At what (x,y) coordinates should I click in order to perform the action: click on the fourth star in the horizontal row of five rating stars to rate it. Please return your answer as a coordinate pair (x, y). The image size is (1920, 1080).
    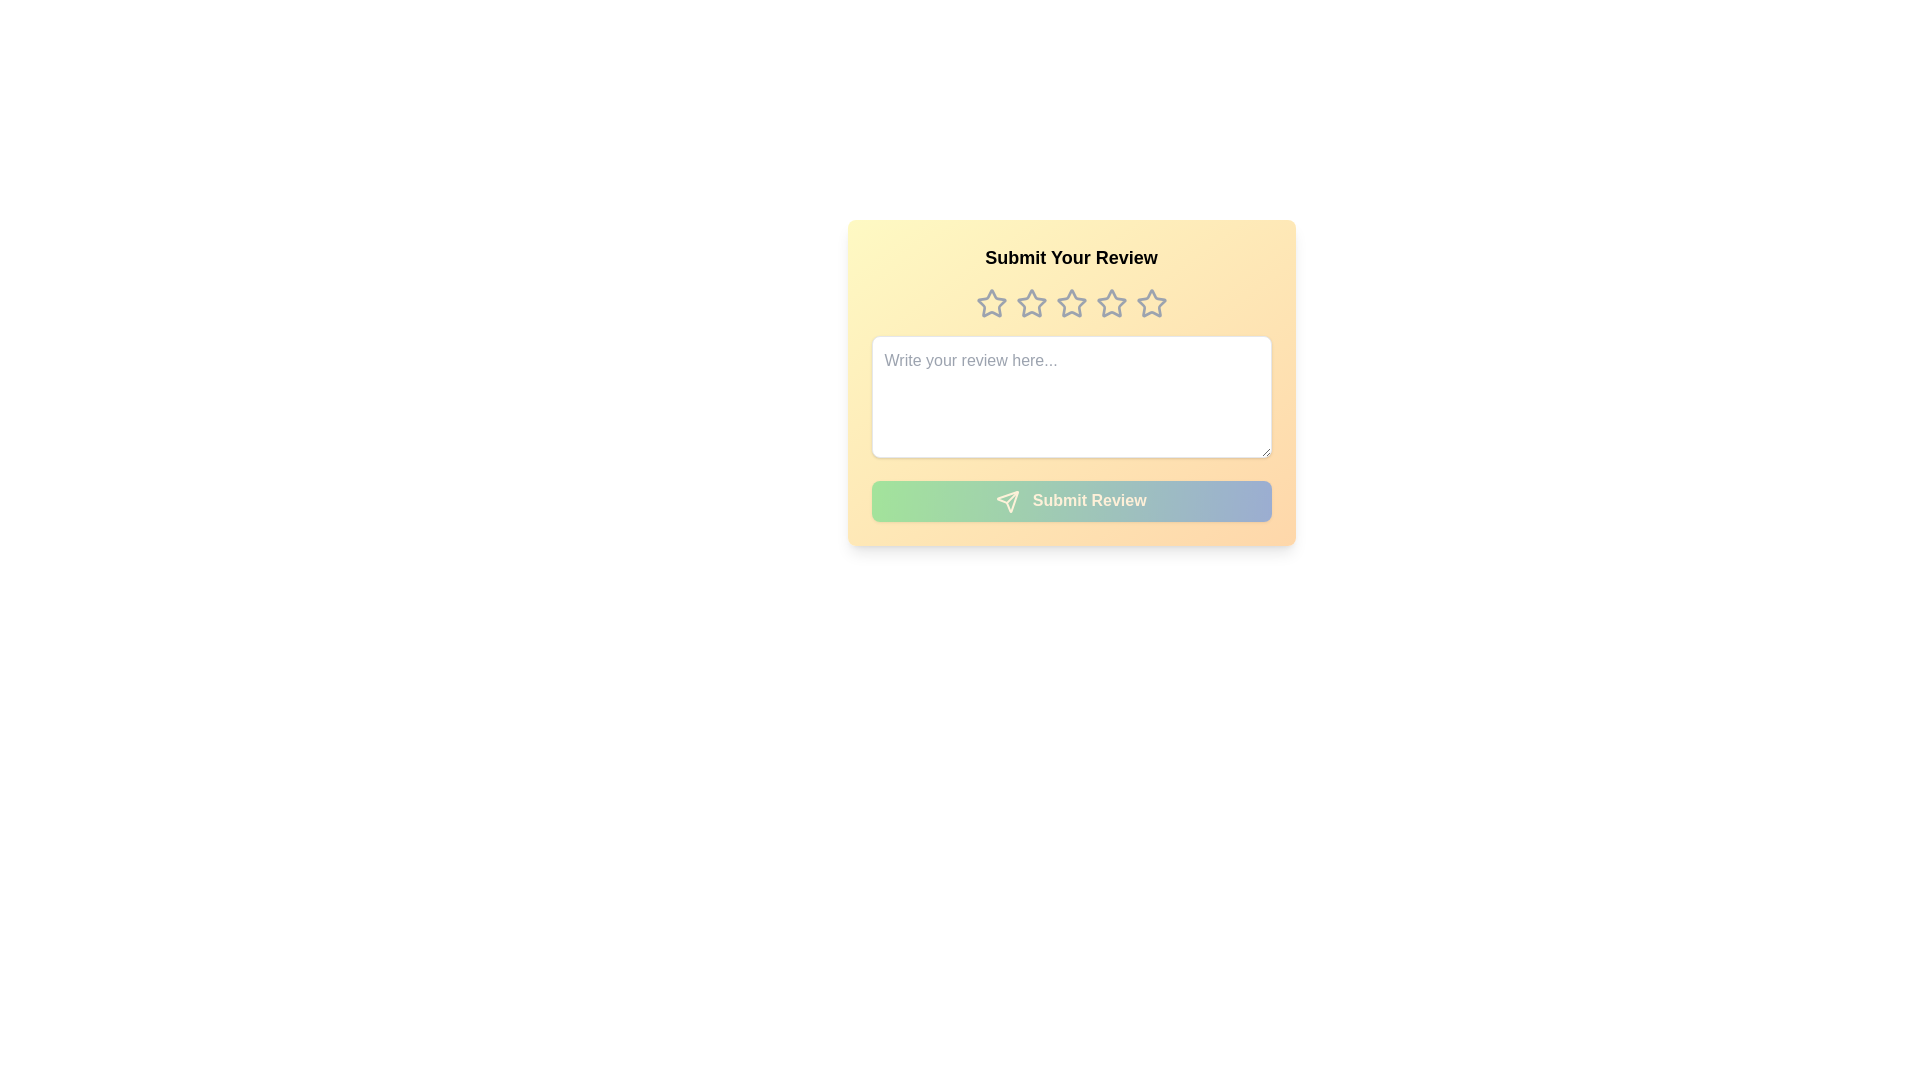
    Looking at the image, I should click on (1110, 304).